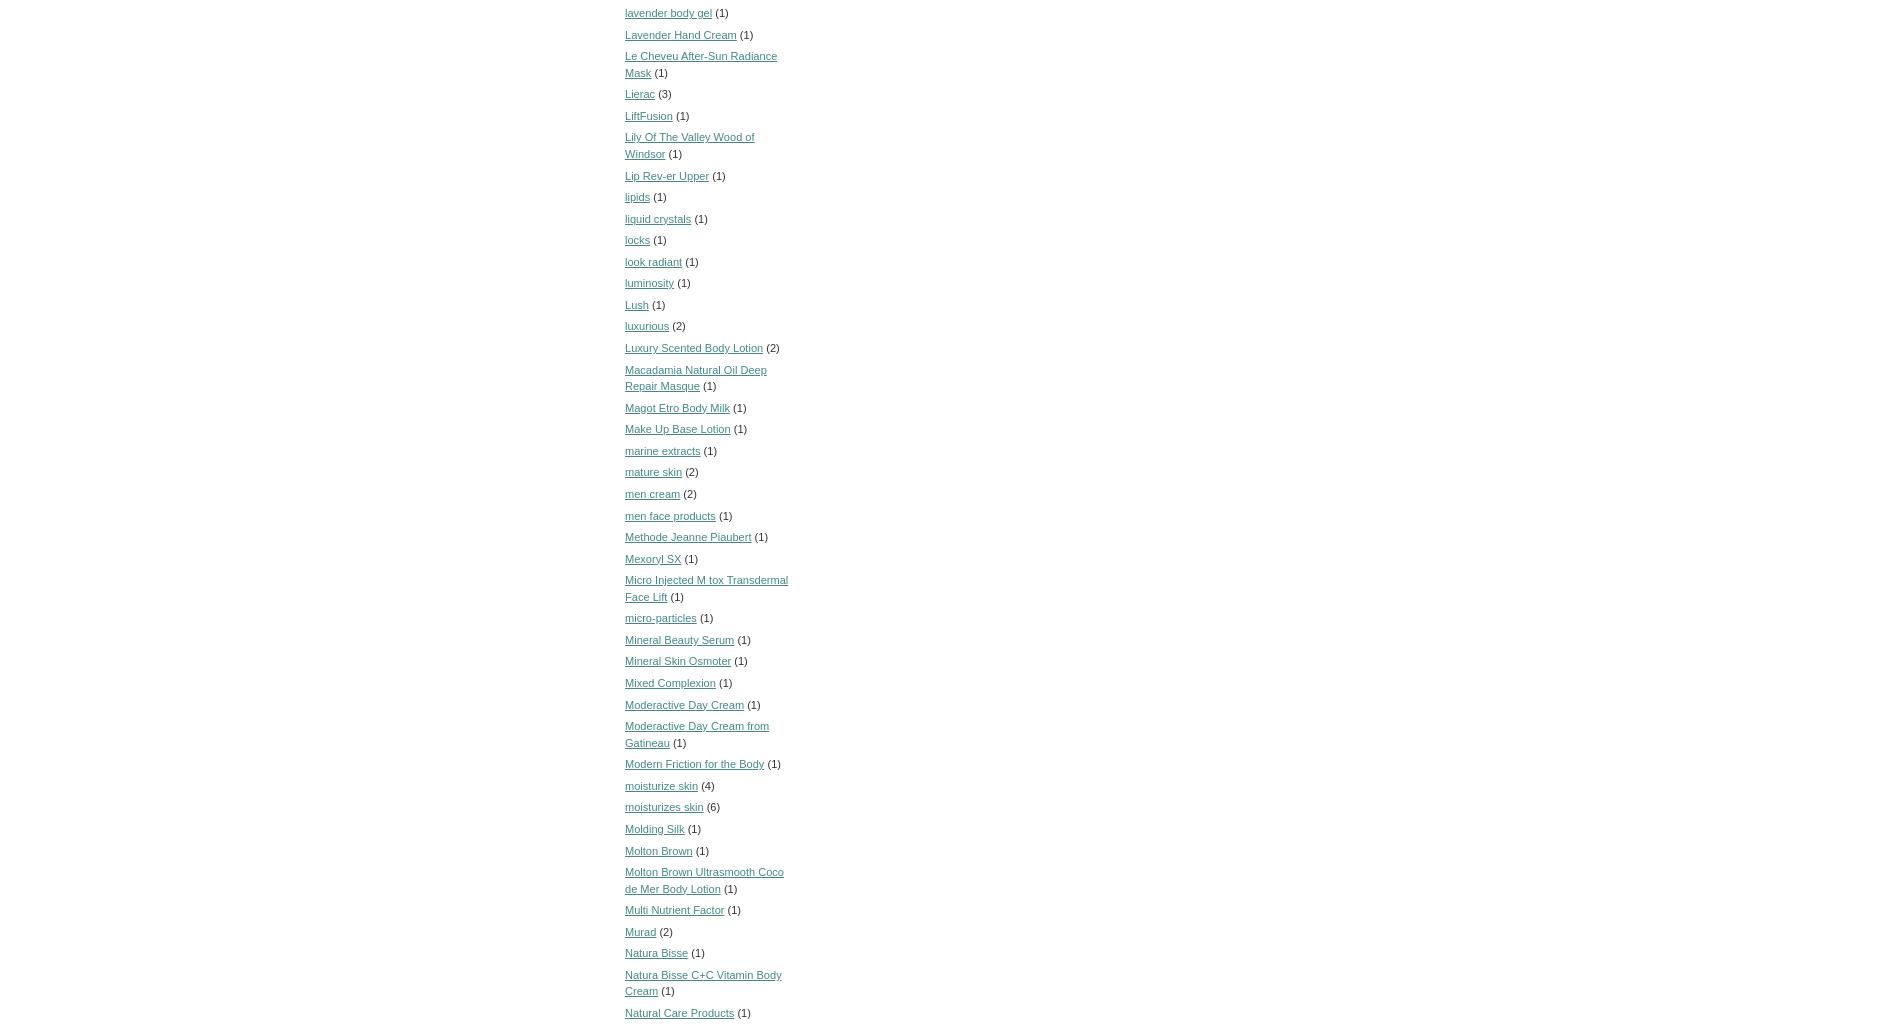  I want to click on 'Natural Care Products', so click(624, 1011).